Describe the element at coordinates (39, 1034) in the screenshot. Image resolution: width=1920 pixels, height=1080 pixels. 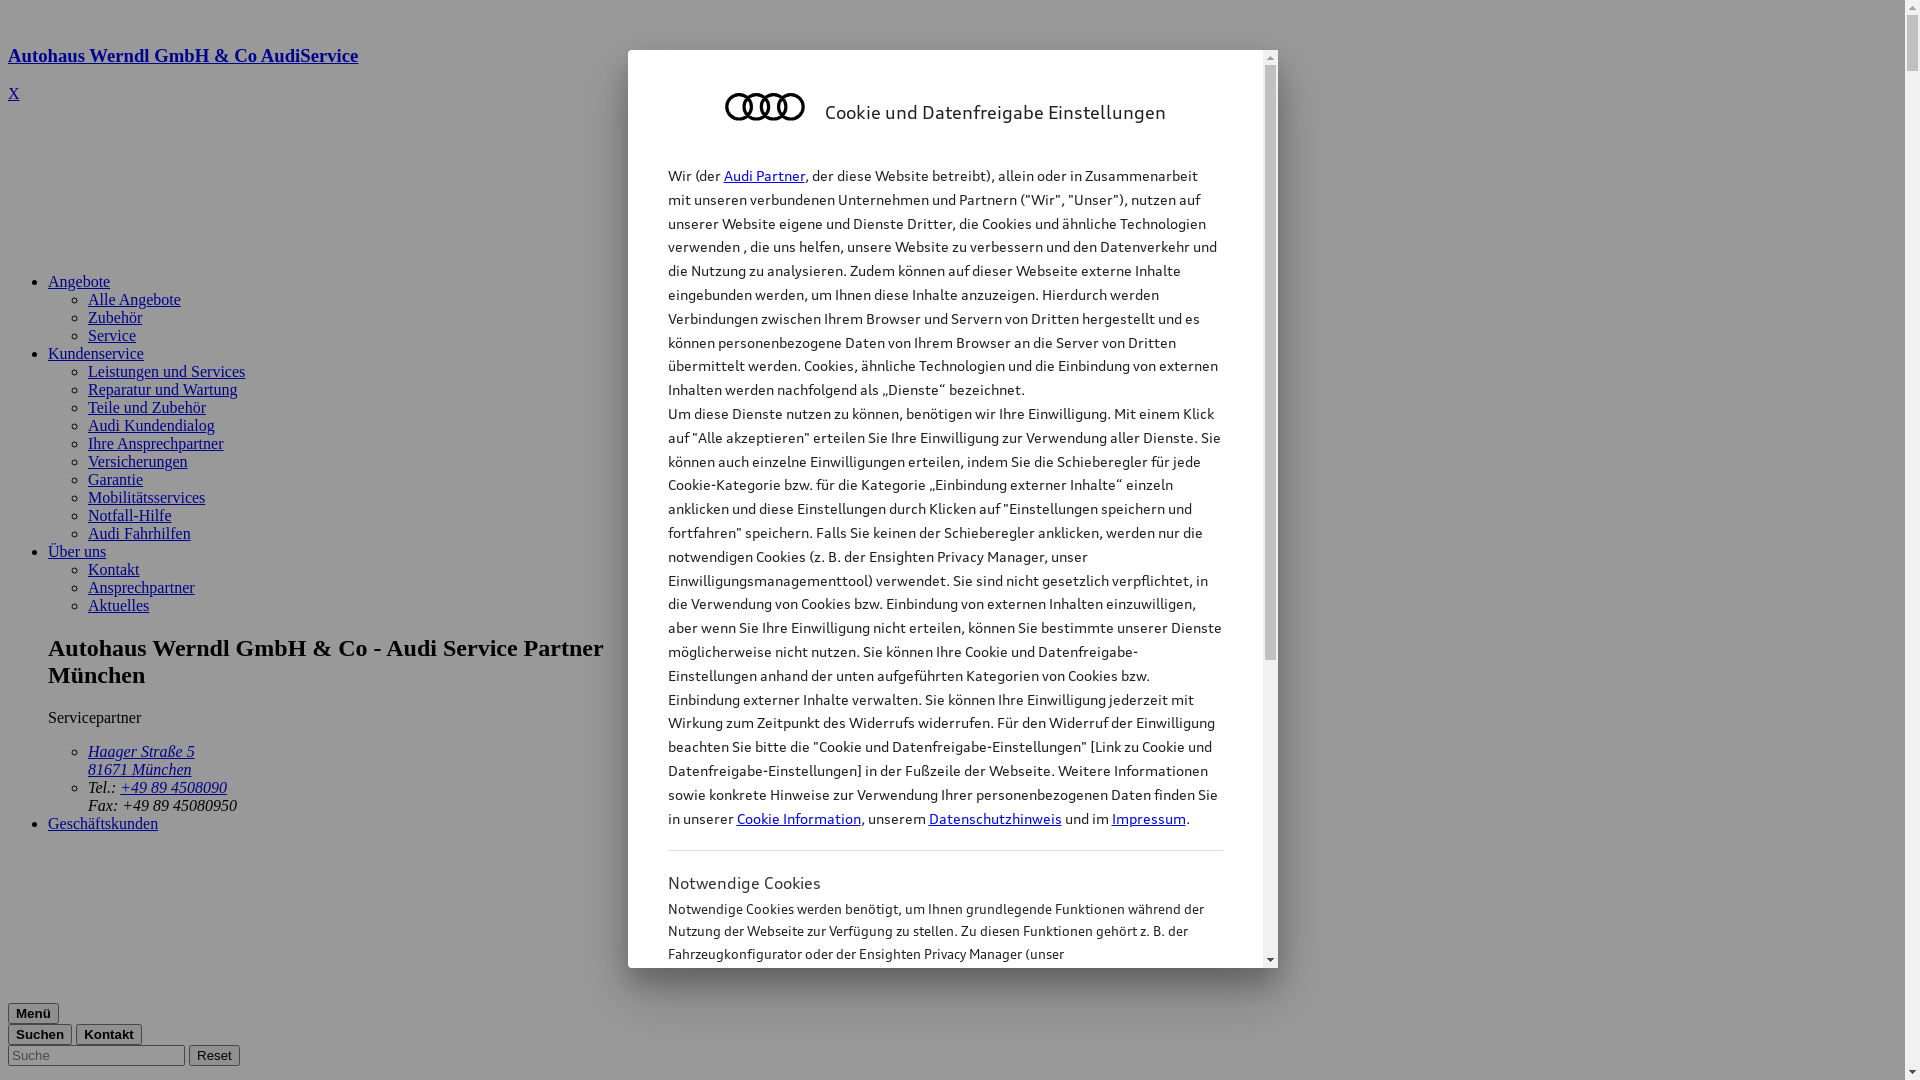
I see `'Suchen'` at that location.